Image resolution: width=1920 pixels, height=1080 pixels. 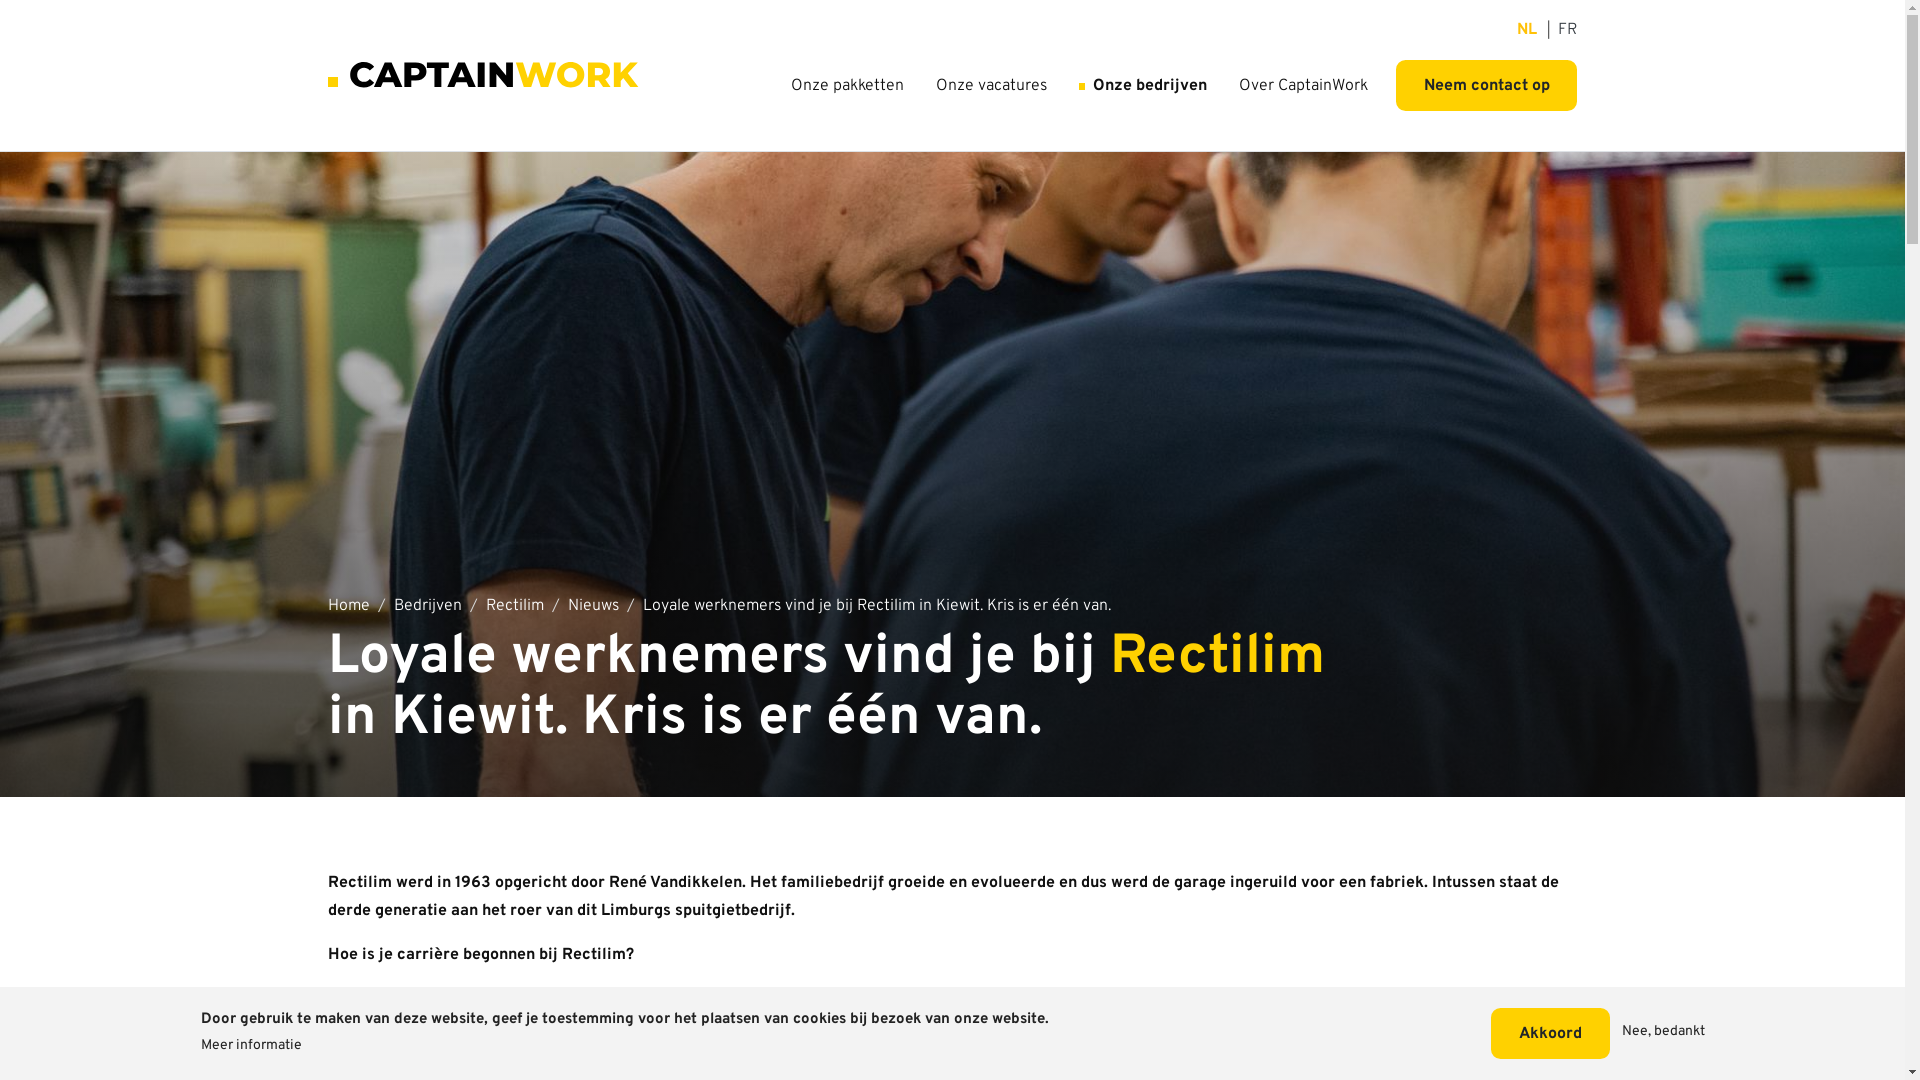 I want to click on 'Akkoord', so click(x=1491, y=1033).